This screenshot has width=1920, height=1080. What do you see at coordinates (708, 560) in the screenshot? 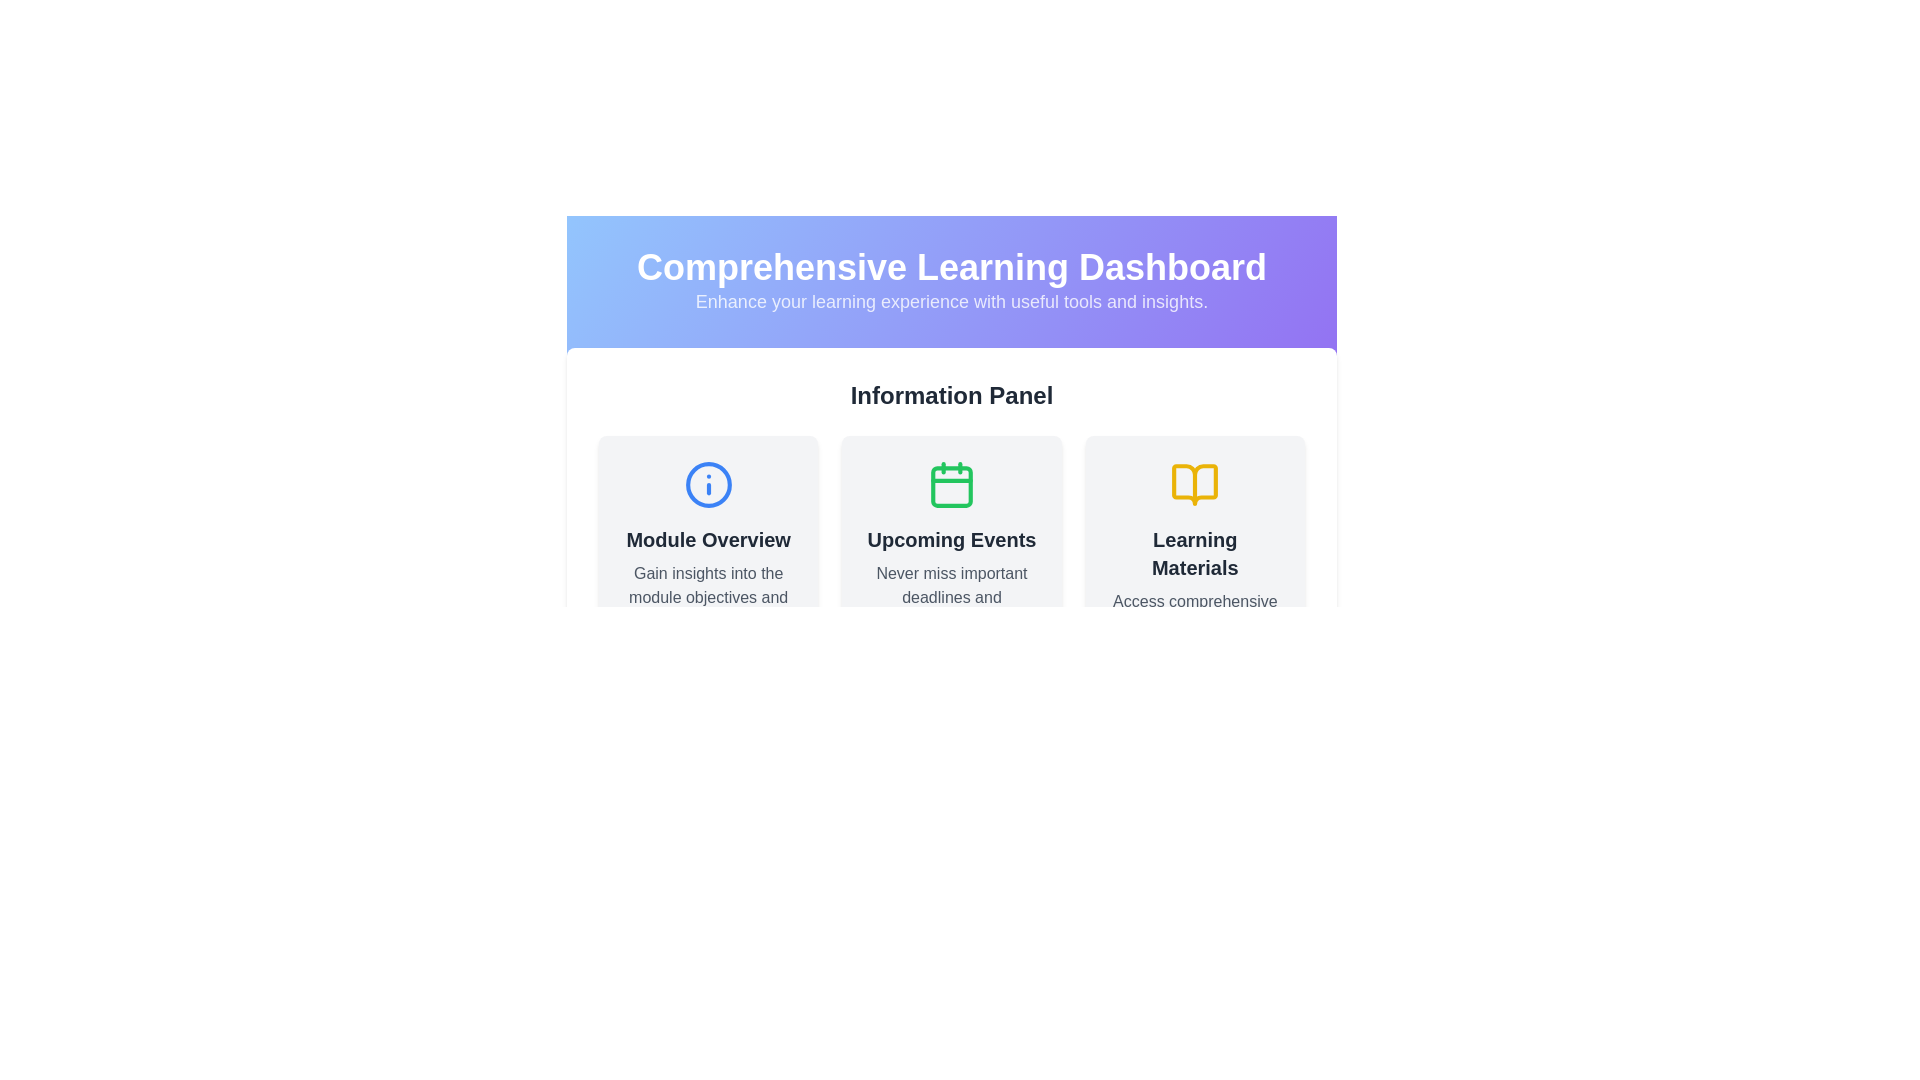
I see `the Informational Card, which features a light gray background, rounded corners, and contains the 'Module Overview' text and an 'info' icon at the top` at bounding box center [708, 560].